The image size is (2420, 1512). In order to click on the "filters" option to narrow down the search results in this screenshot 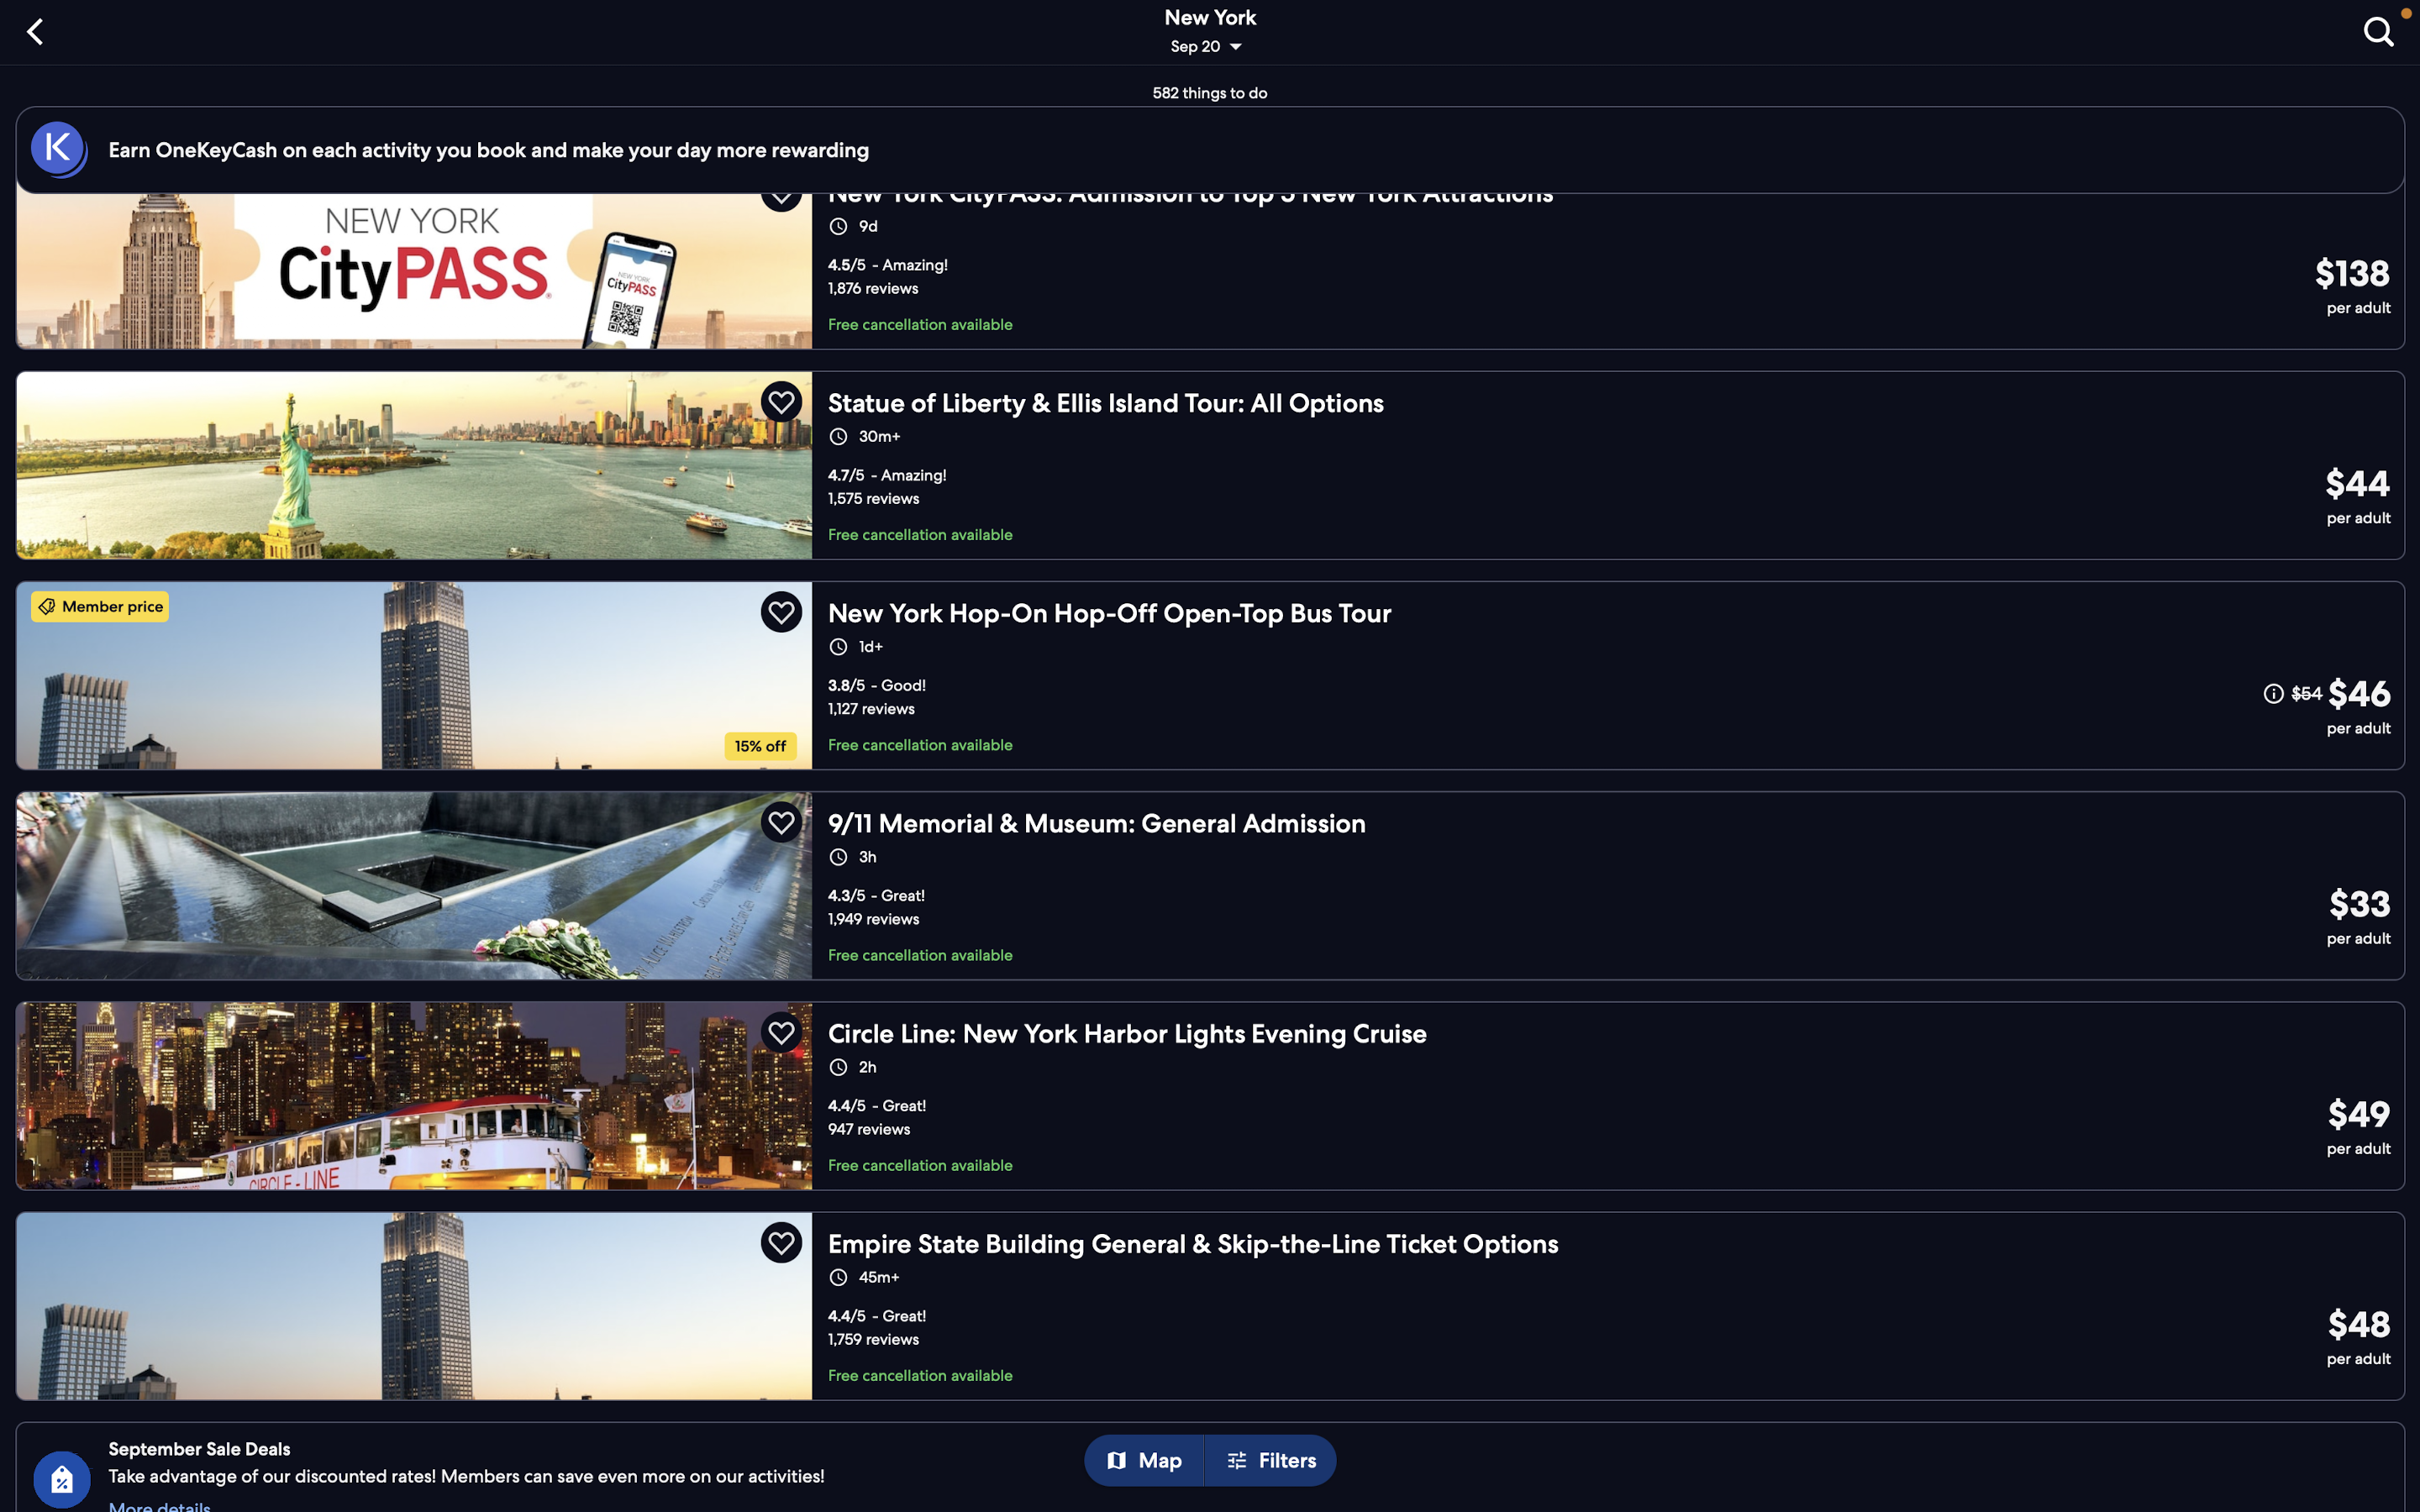, I will do `click(1276, 1461)`.